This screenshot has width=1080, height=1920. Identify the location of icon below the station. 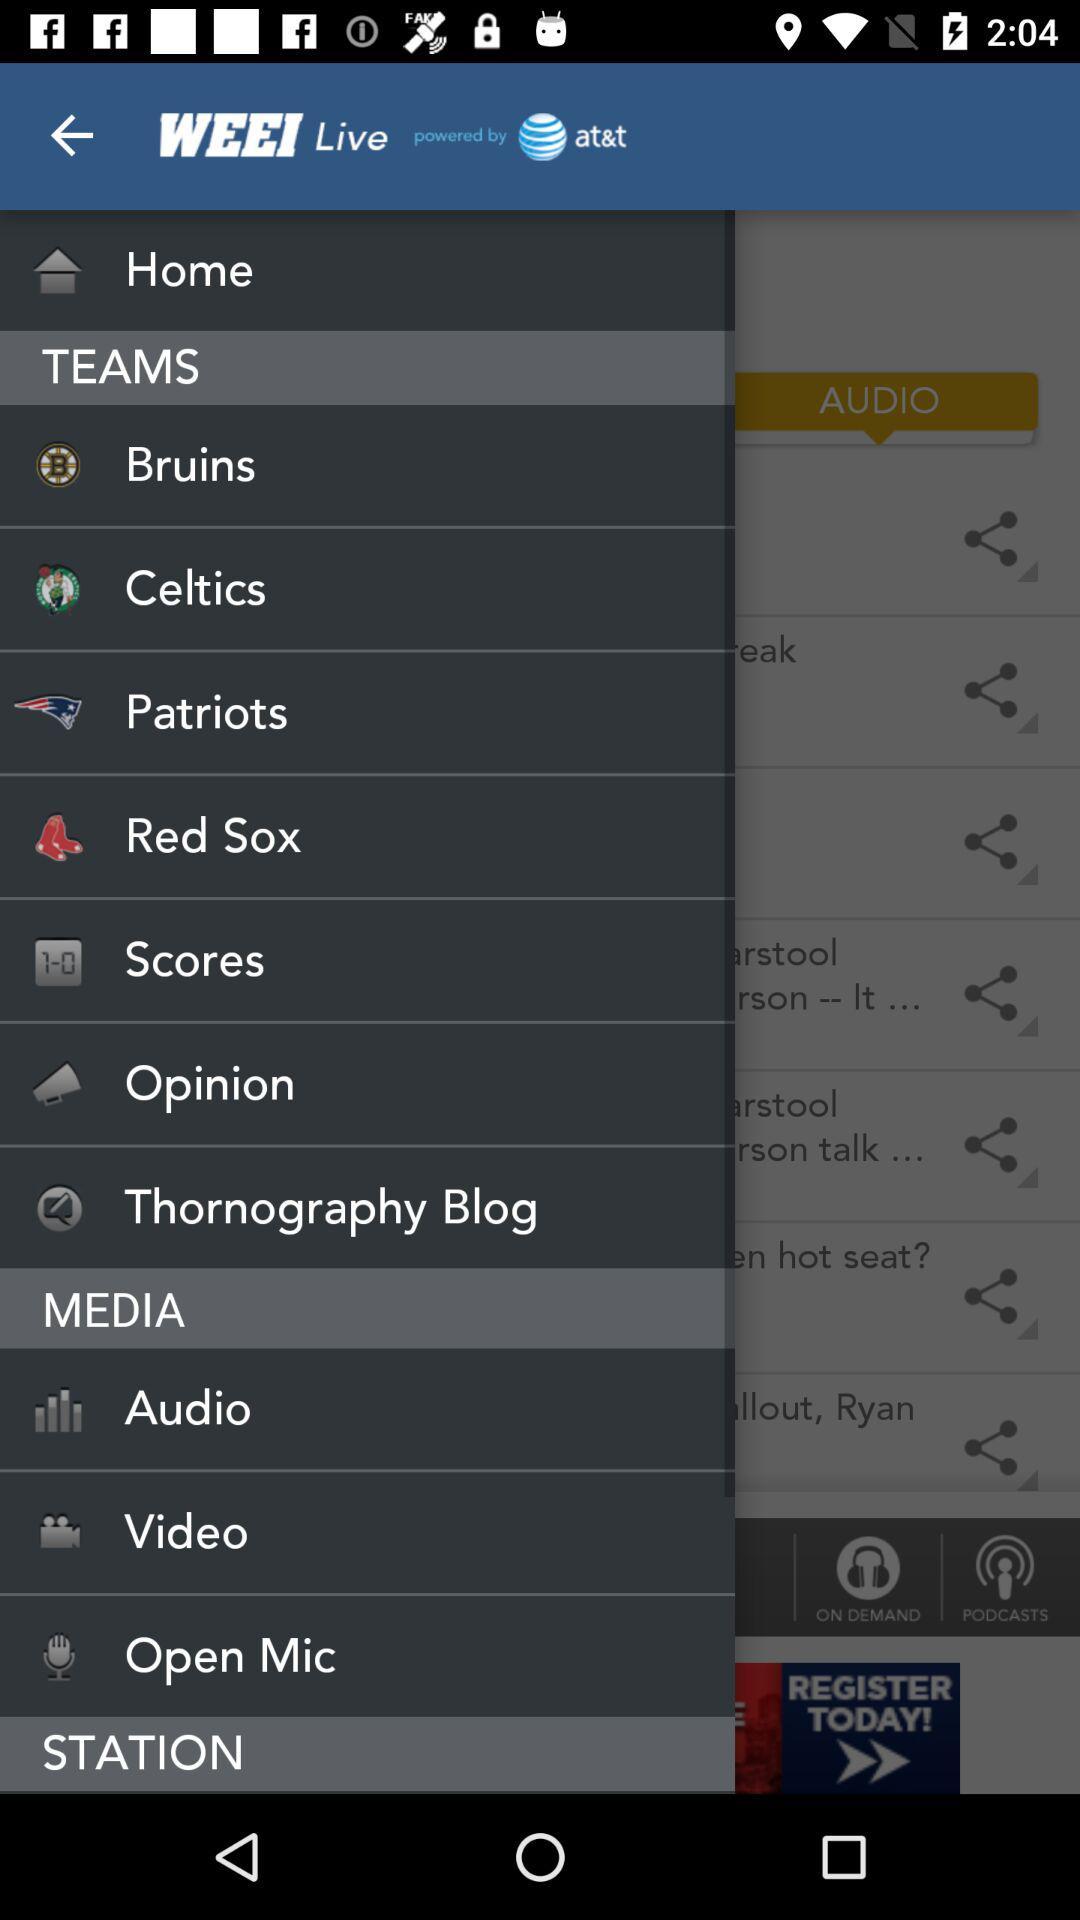
(367, 1792).